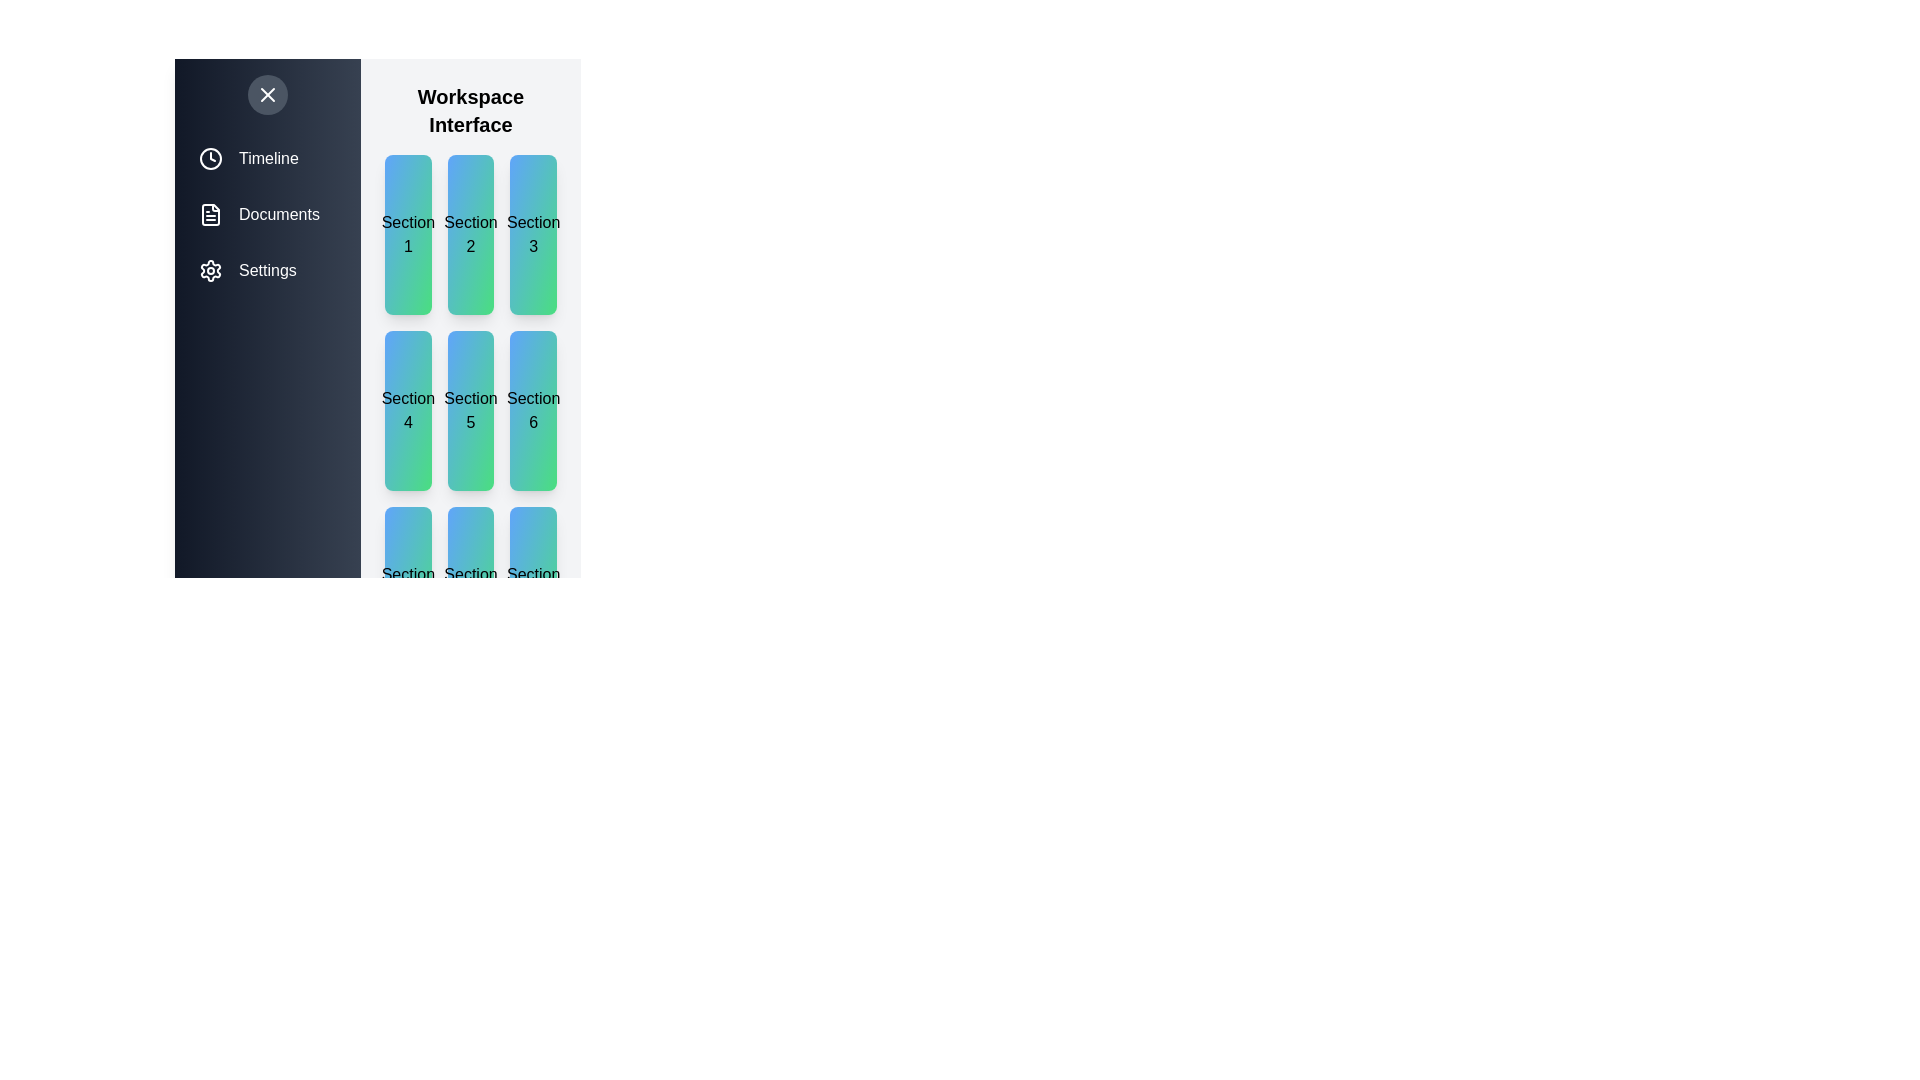 Image resolution: width=1920 pixels, height=1080 pixels. I want to click on the Timeline from the navigation menu, so click(267, 157).